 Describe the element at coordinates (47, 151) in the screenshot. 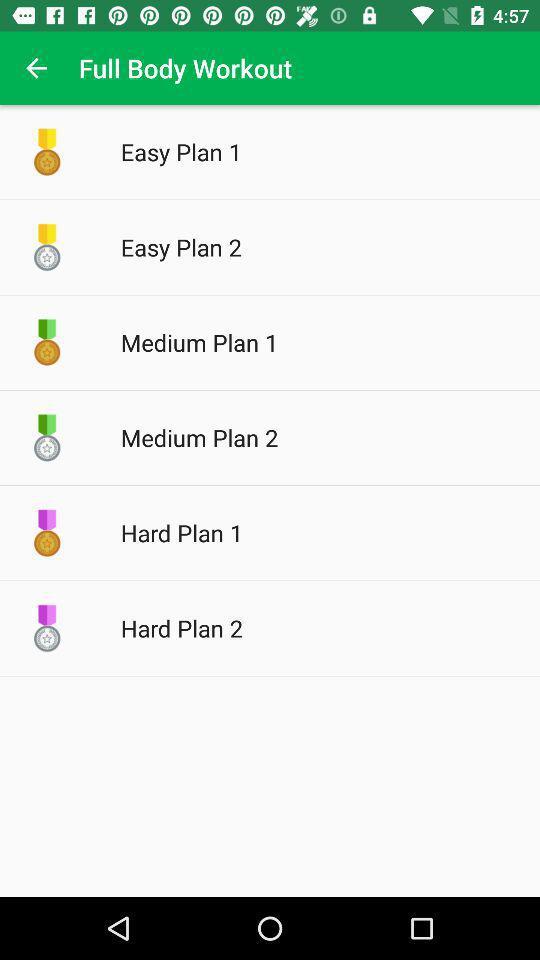

I see `icon beside easy plan 1` at that location.